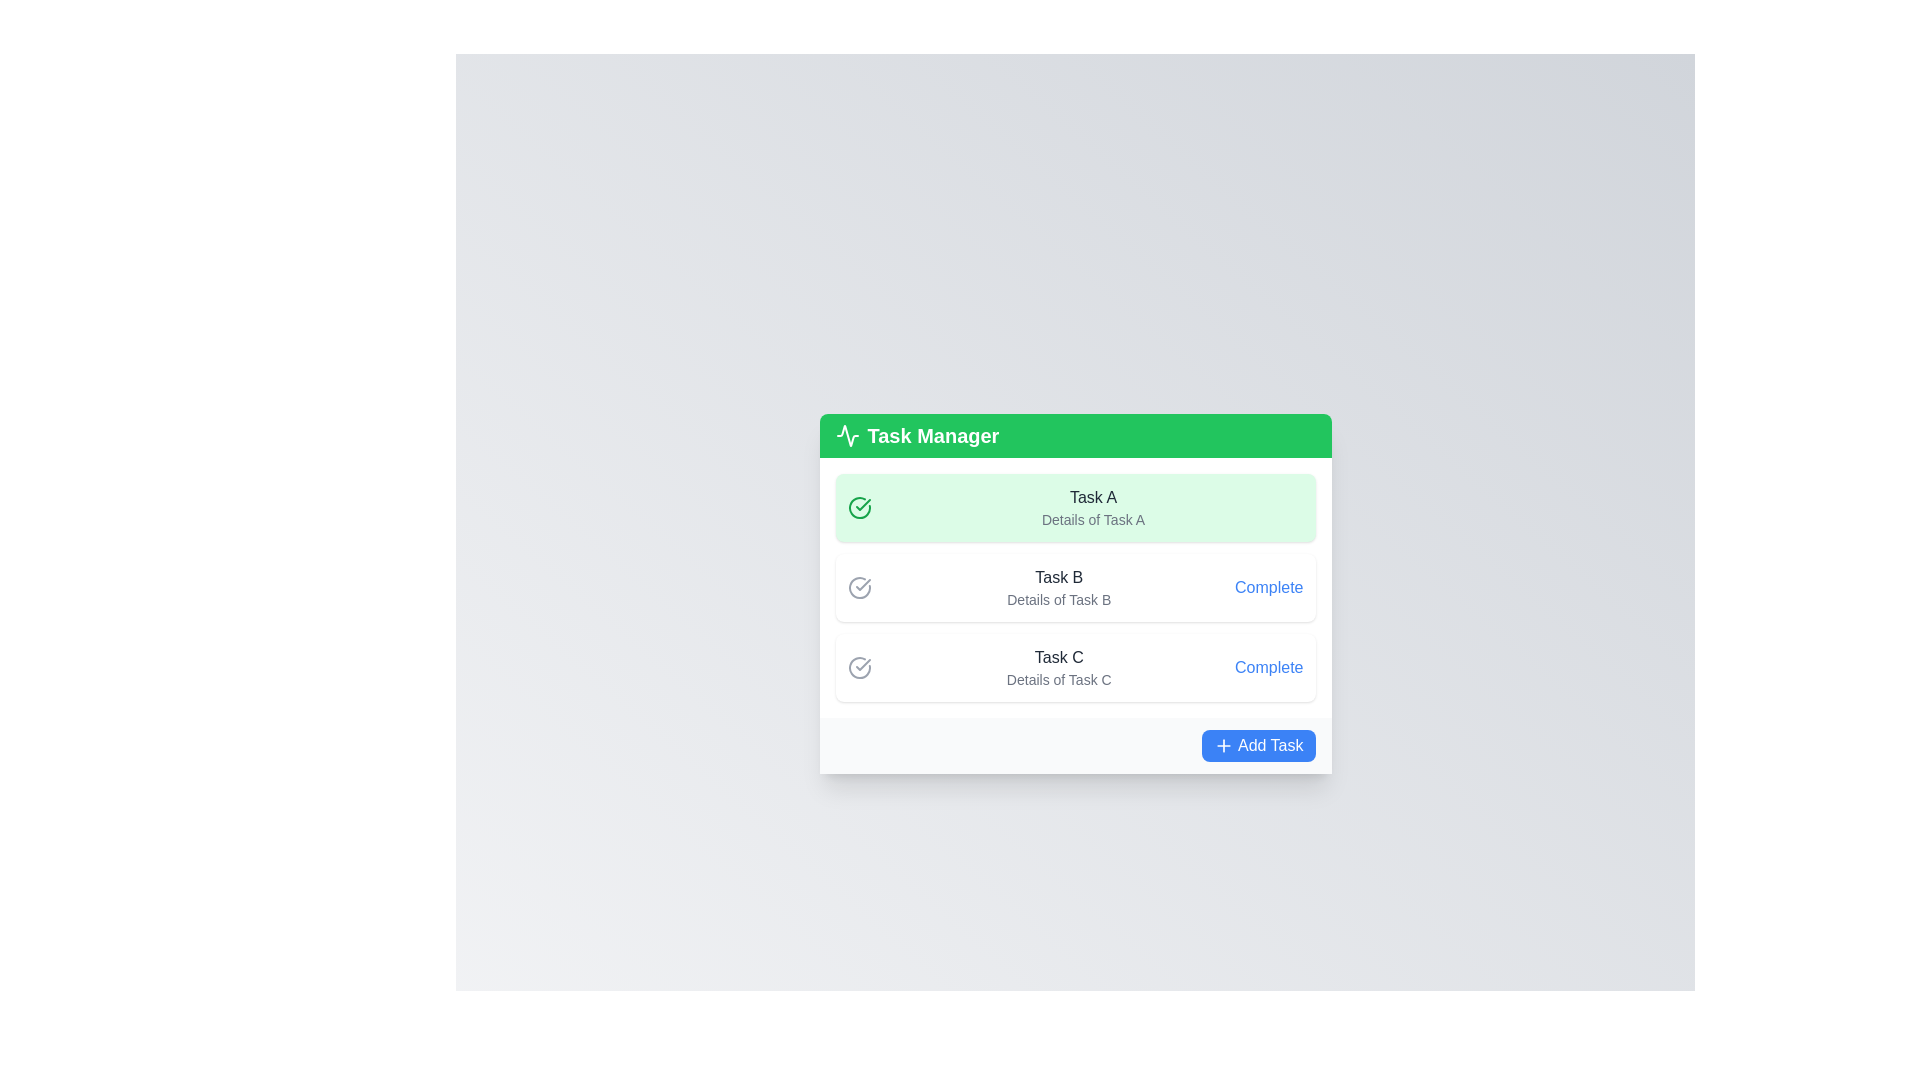 The height and width of the screenshot is (1080, 1920). Describe the element at coordinates (932, 434) in the screenshot. I see `title label of the Task Manager interface, which is horizontally centered in the green header section and located near an activity icon` at that location.